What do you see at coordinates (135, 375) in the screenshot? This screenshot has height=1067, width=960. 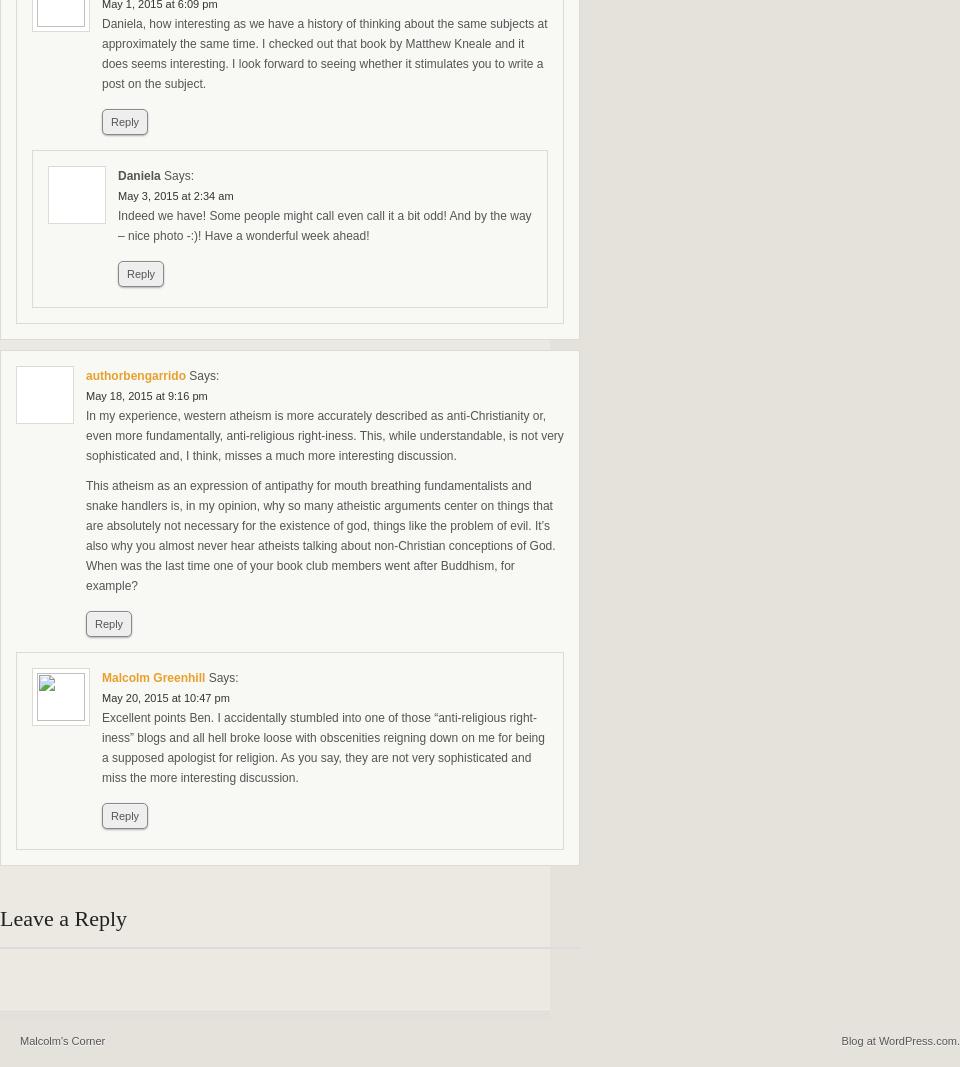 I see `'authorbengarrido'` at bounding box center [135, 375].